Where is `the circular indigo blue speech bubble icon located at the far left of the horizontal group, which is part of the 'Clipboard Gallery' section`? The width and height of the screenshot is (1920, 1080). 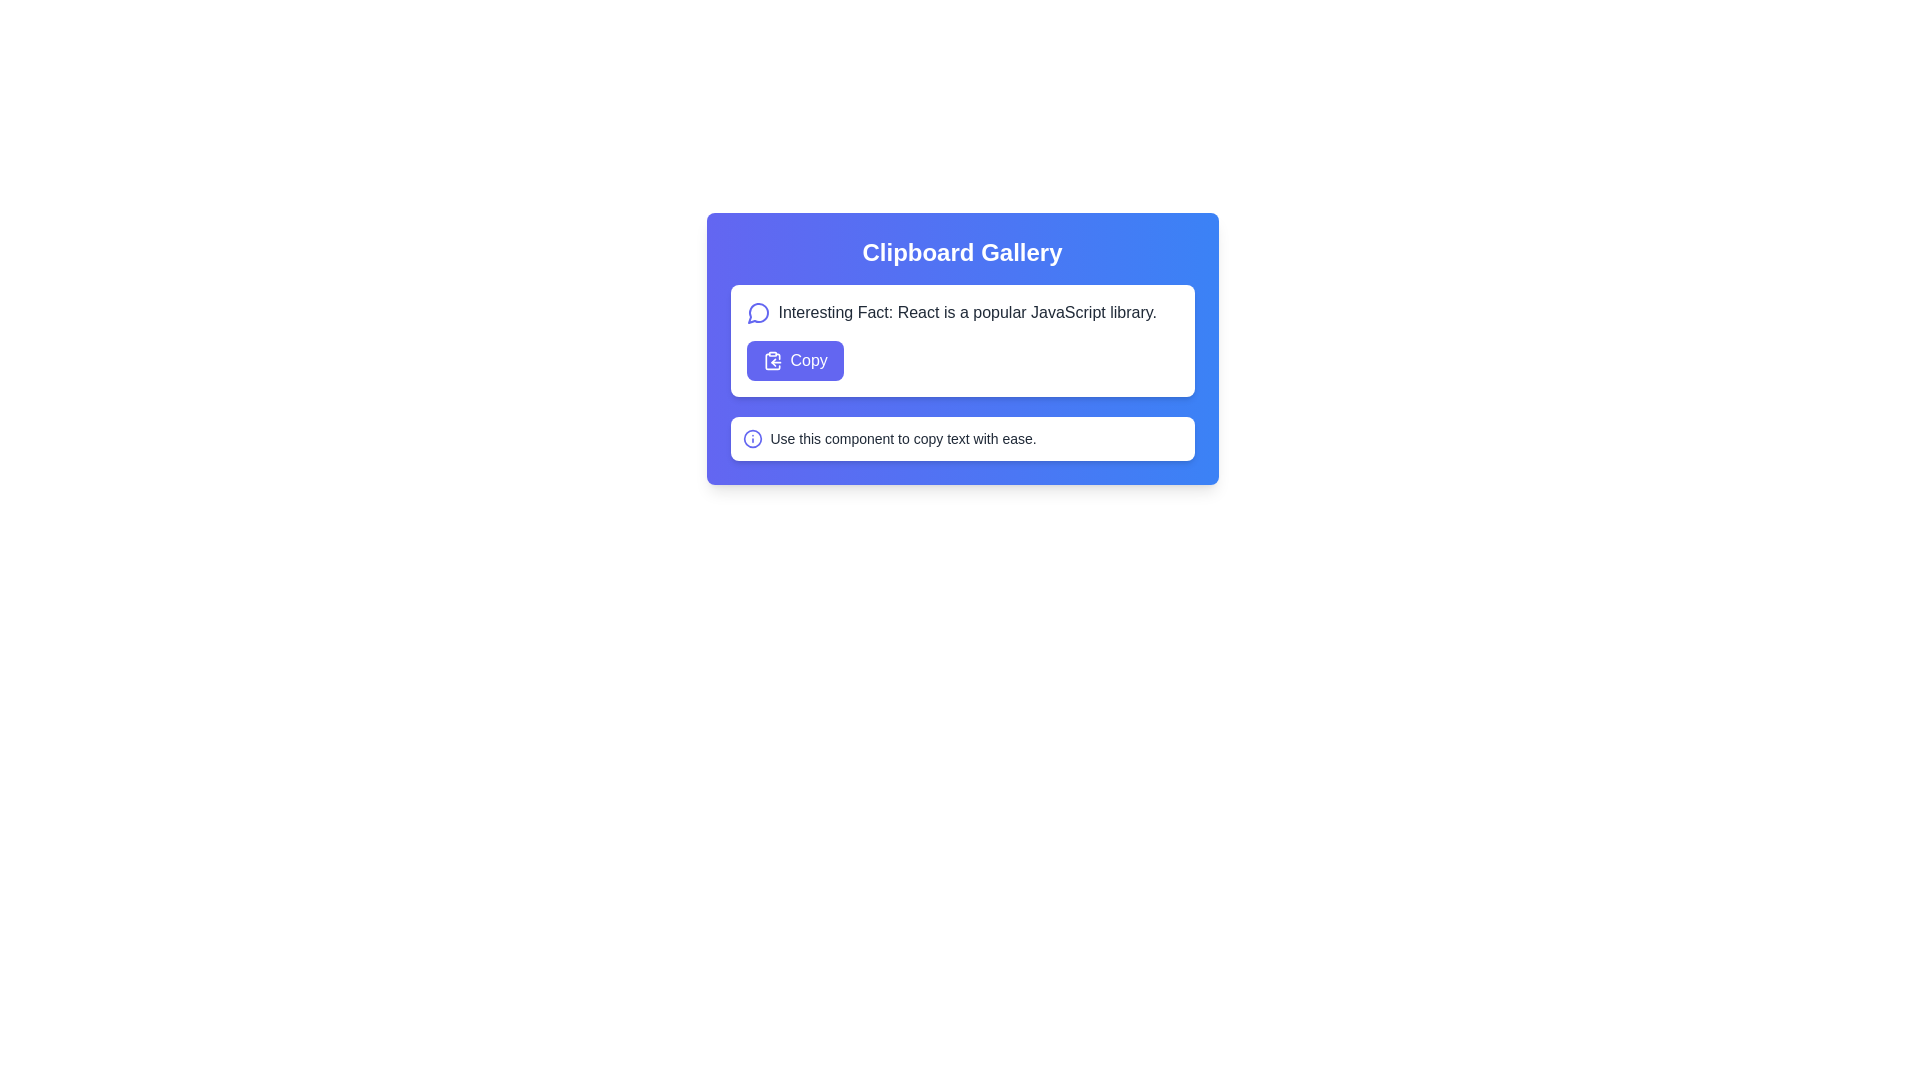
the circular indigo blue speech bubble icon located at the far left of the horizontal group, which is part of the 'Clipboard Gallery' section is located at coordinates (757, 312).